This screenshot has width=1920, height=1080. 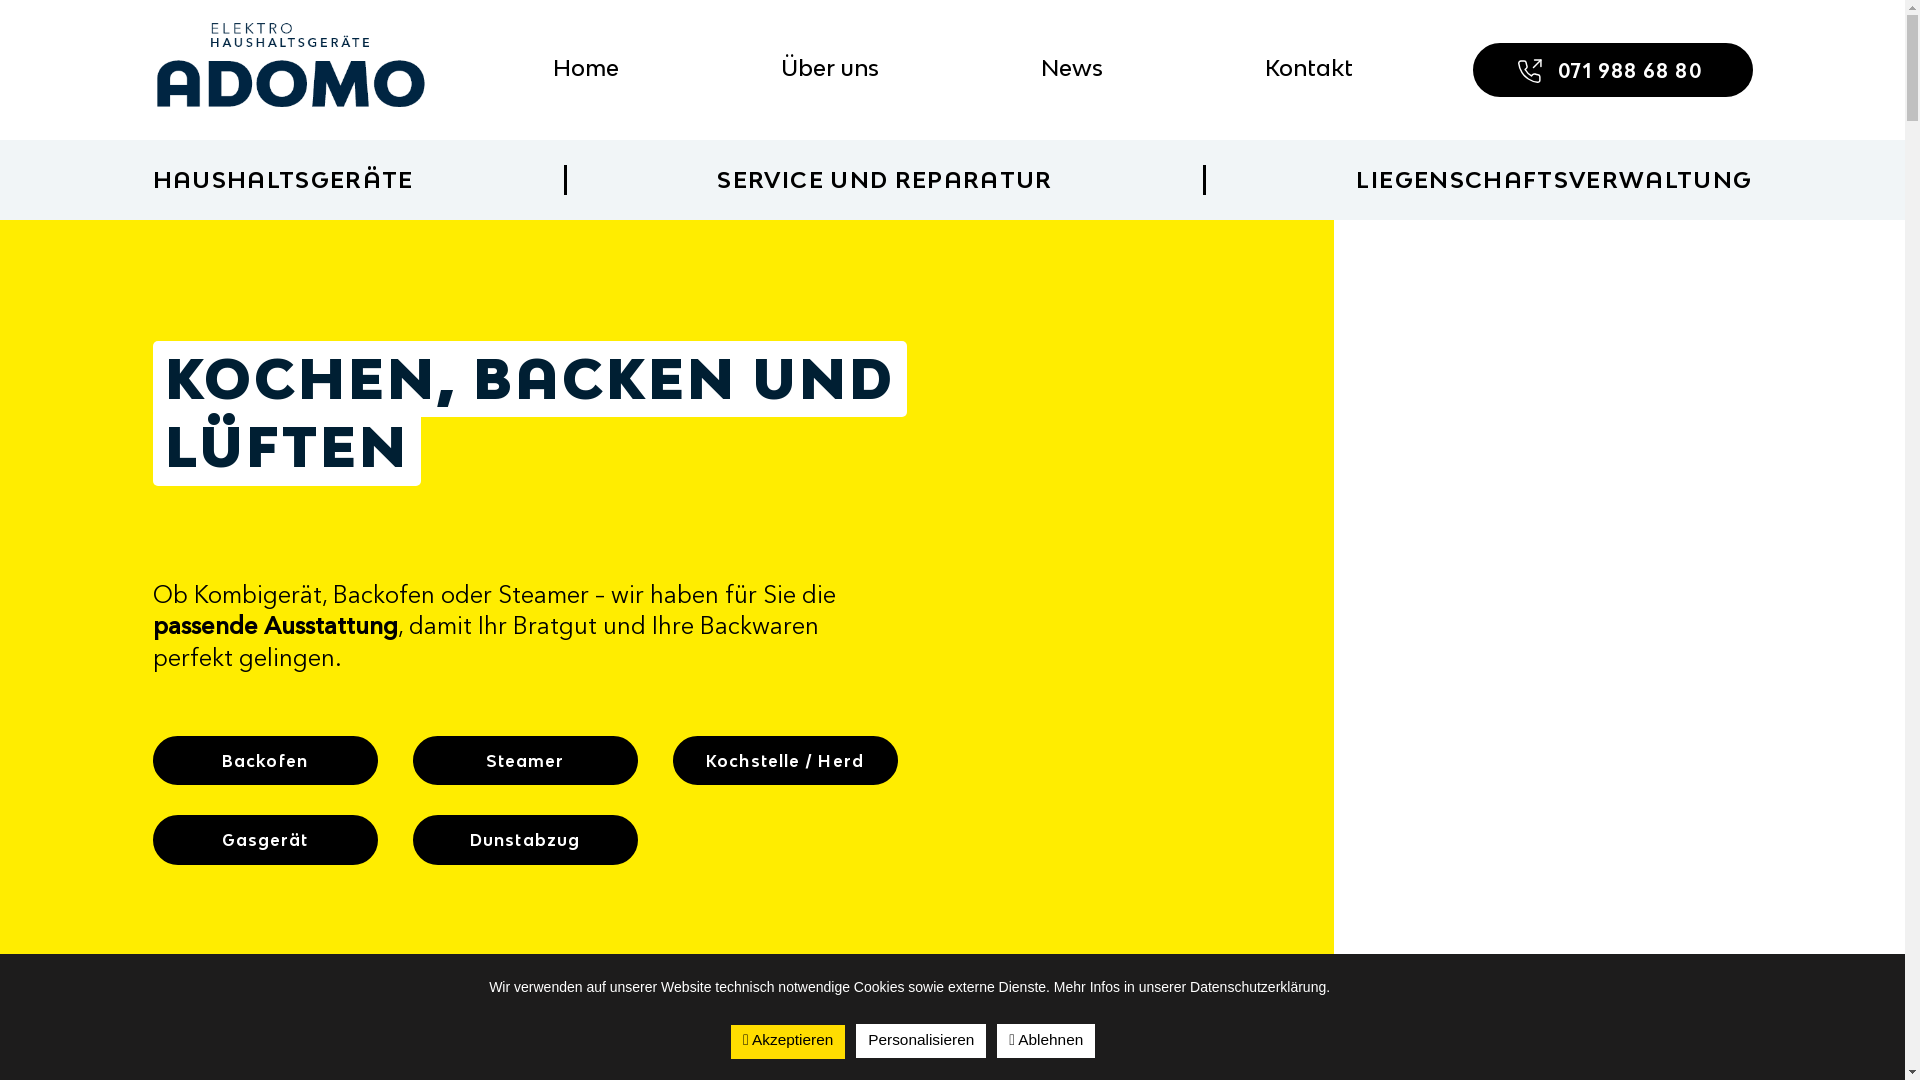 What do you see at coordinates (263, 760) in the screenshot?
I see `'Backofen'` at bounding box center [263, 760].